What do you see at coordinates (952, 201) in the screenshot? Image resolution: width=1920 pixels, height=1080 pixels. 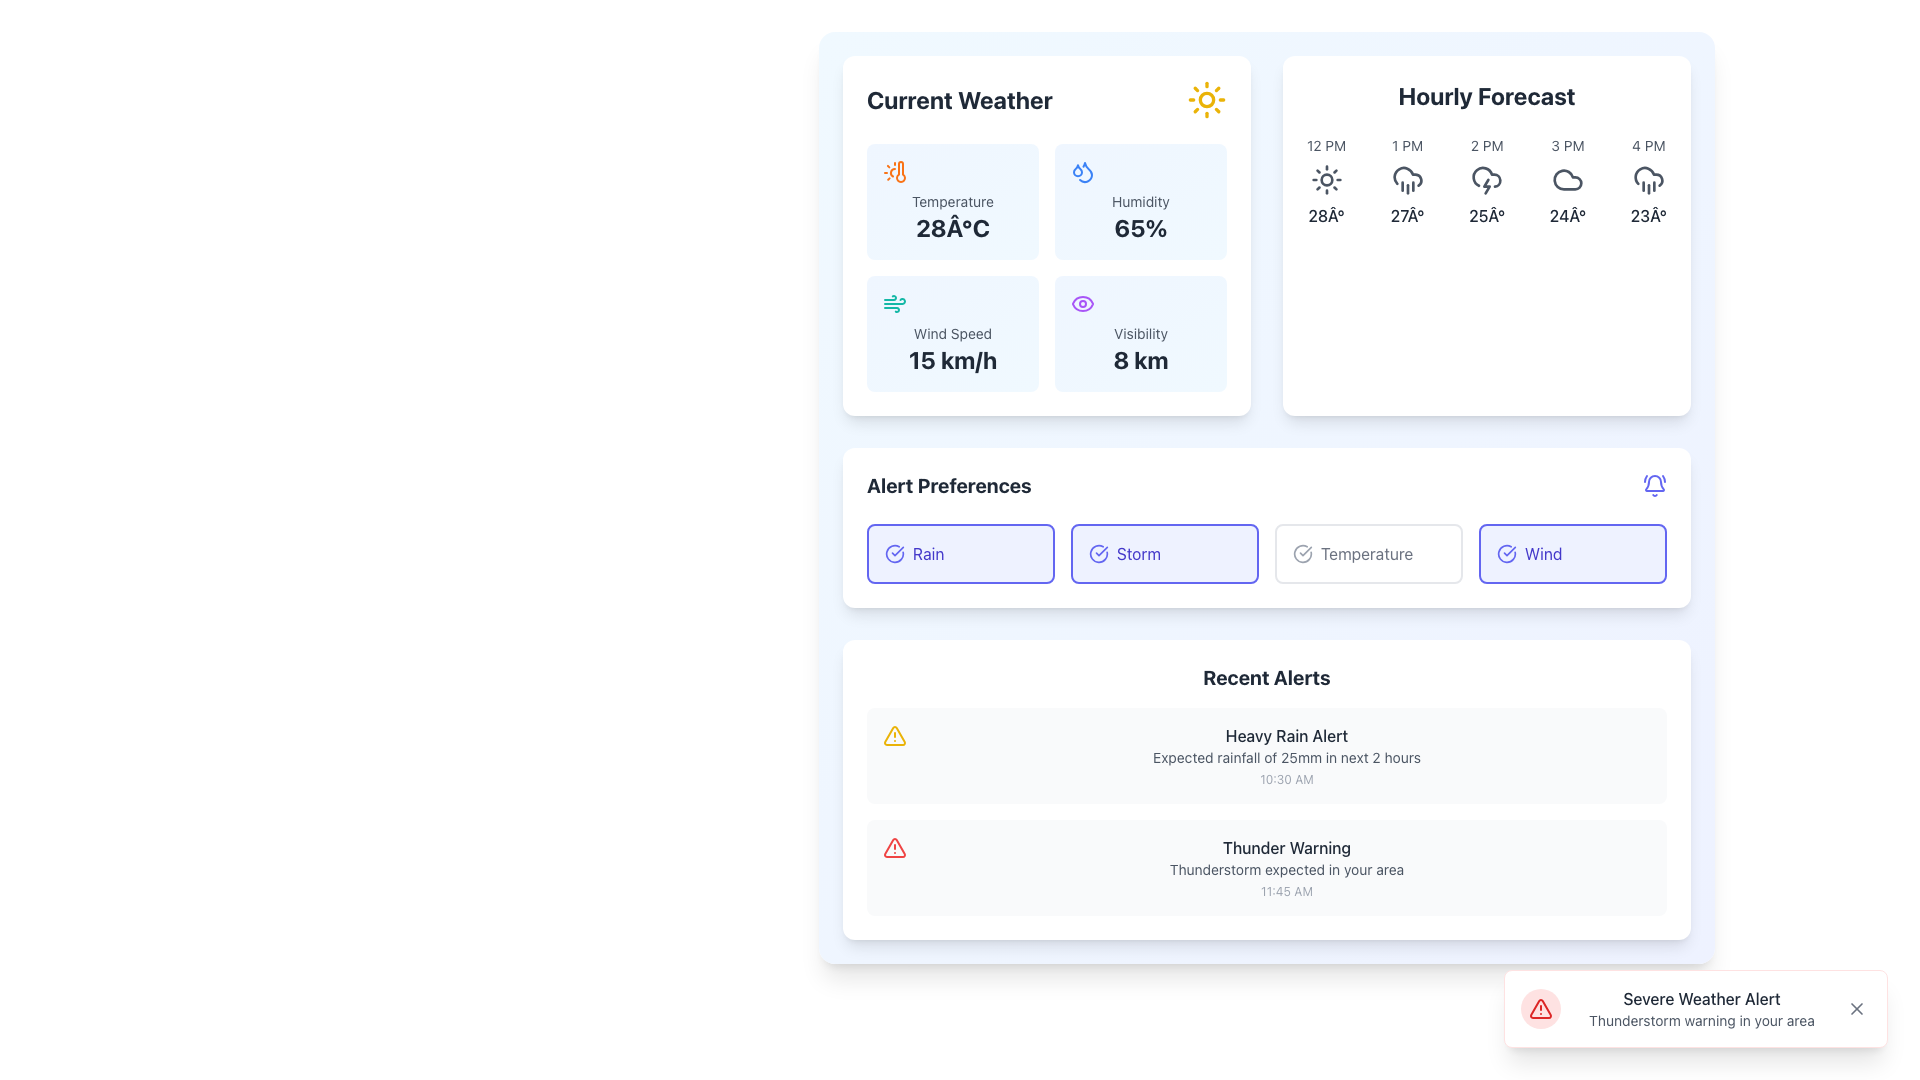 I see `the static text element labeled 'Temperature' located in the 'Current Weather' section, which indicates the temperature value displayed below it` at bounding box center [952, 201].